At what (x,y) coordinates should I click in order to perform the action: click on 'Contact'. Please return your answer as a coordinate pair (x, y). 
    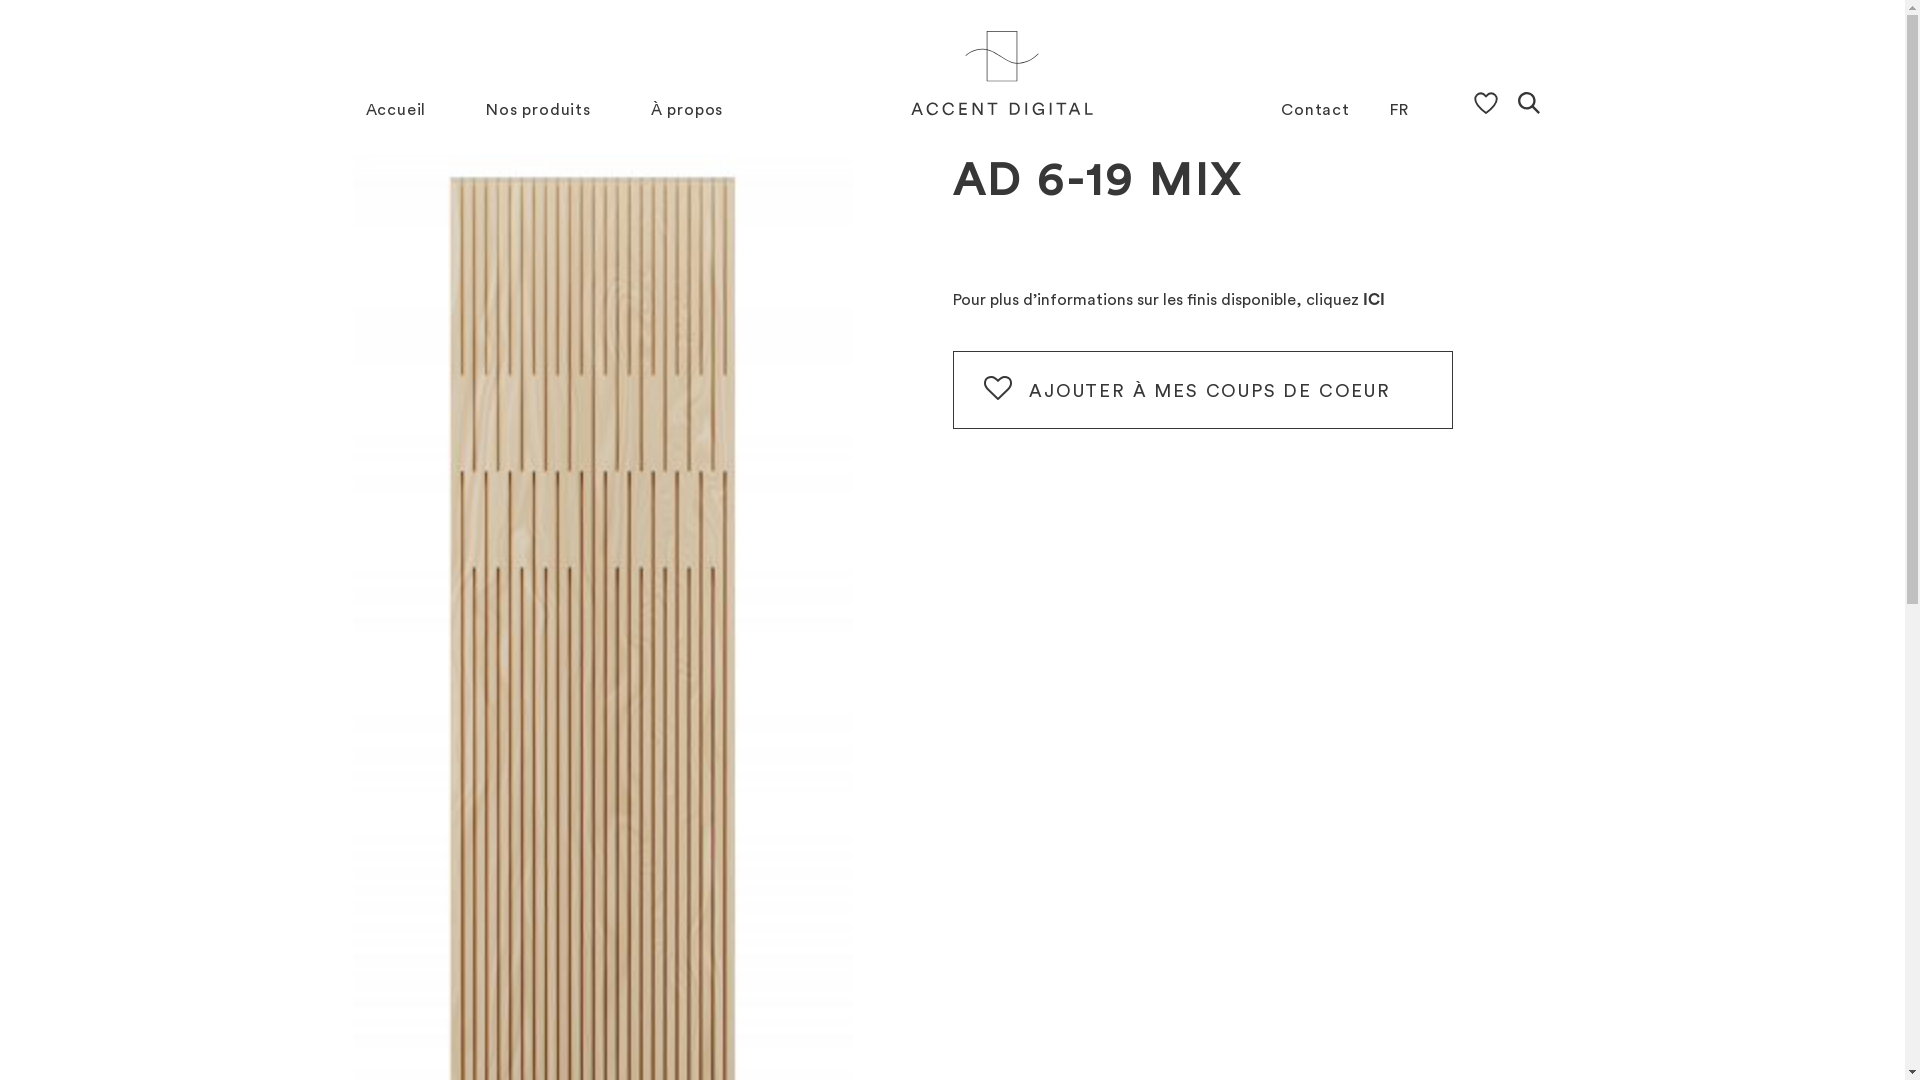
    Looking at the image, I should click on (1315, 110).